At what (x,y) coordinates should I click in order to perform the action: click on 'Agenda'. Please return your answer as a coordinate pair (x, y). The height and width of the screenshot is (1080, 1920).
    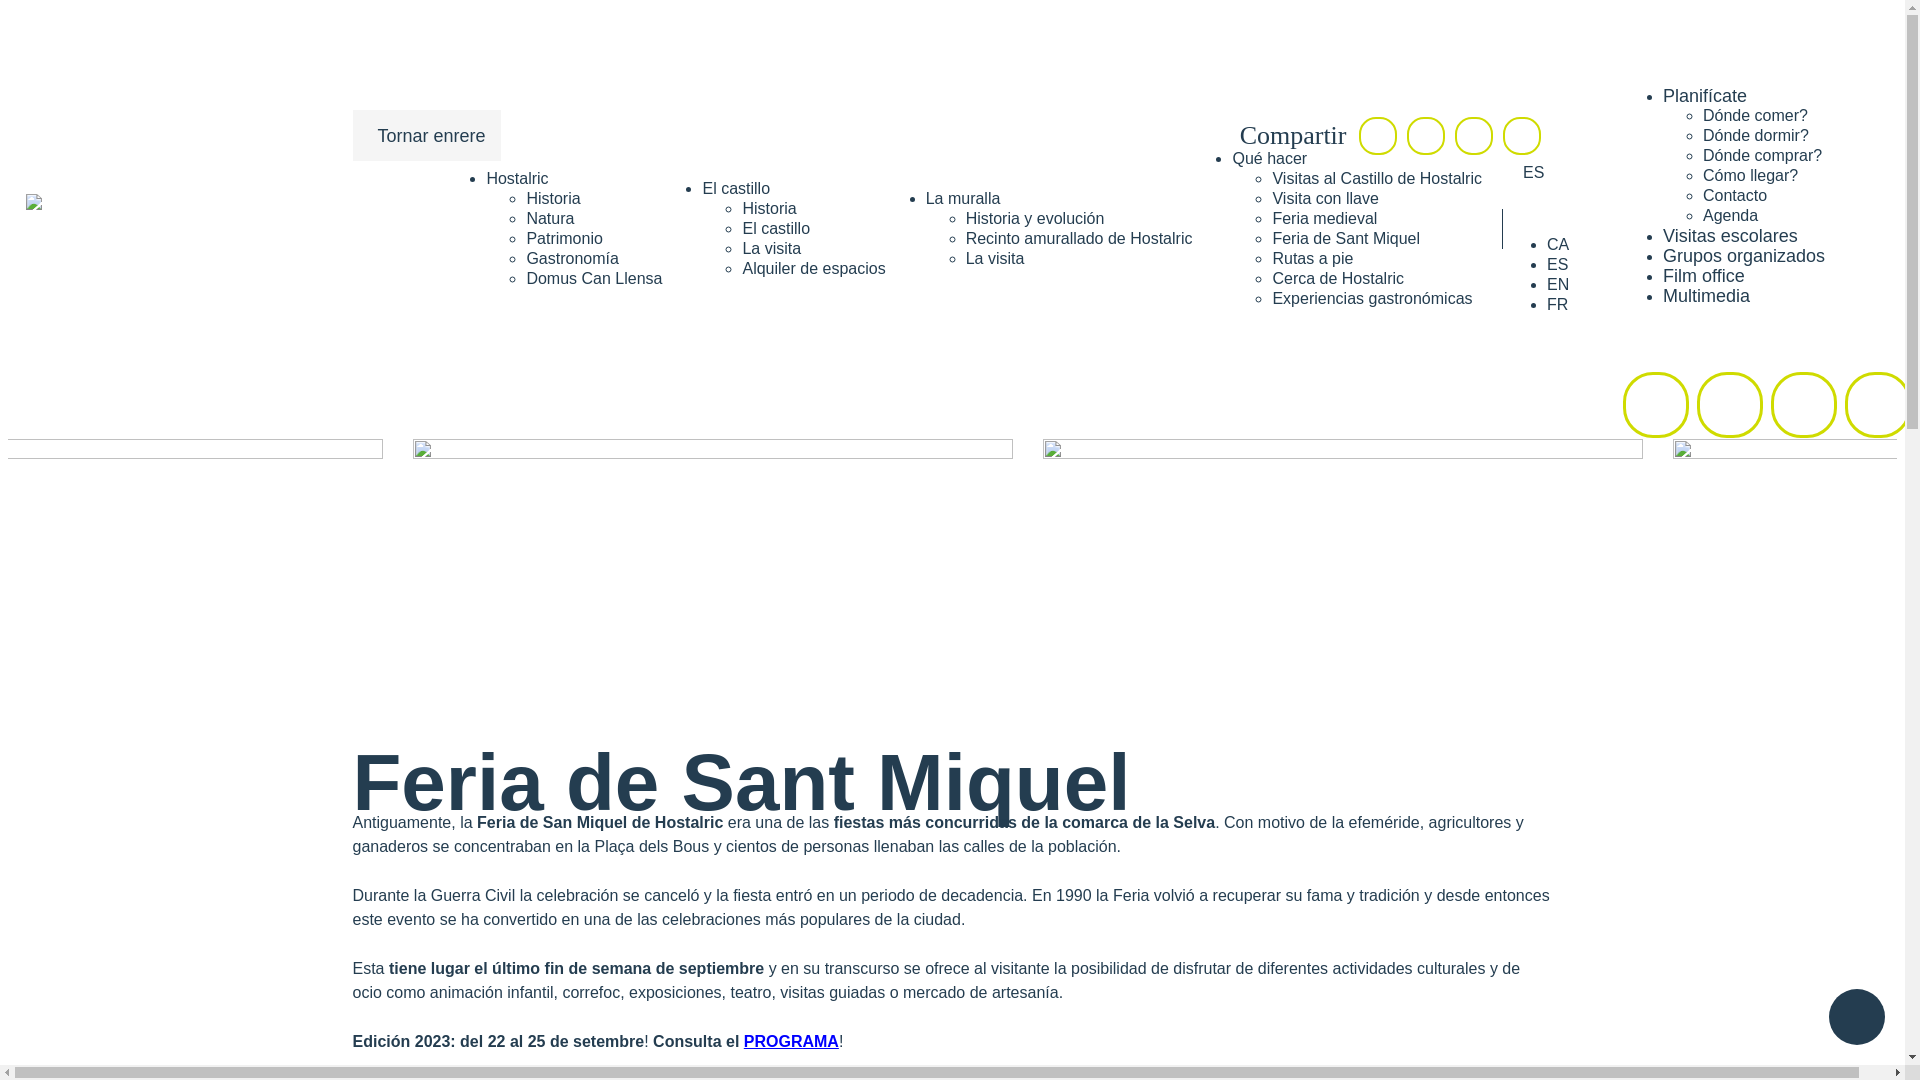
    Looking at the image, I should click on (1729, 215).